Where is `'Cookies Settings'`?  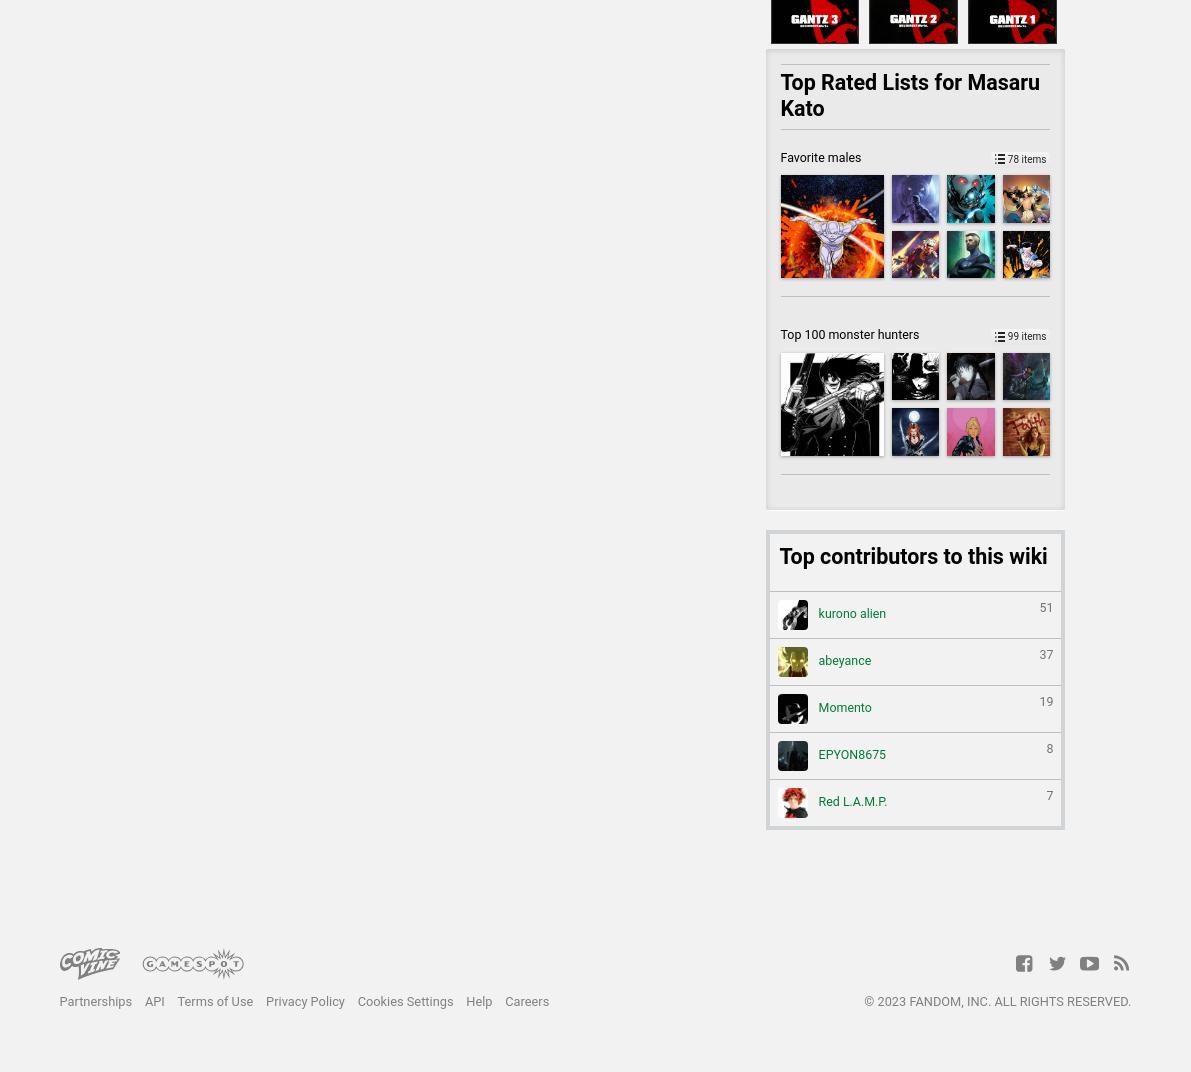 'Cookies Settings' is located at coordinates (355, 999).